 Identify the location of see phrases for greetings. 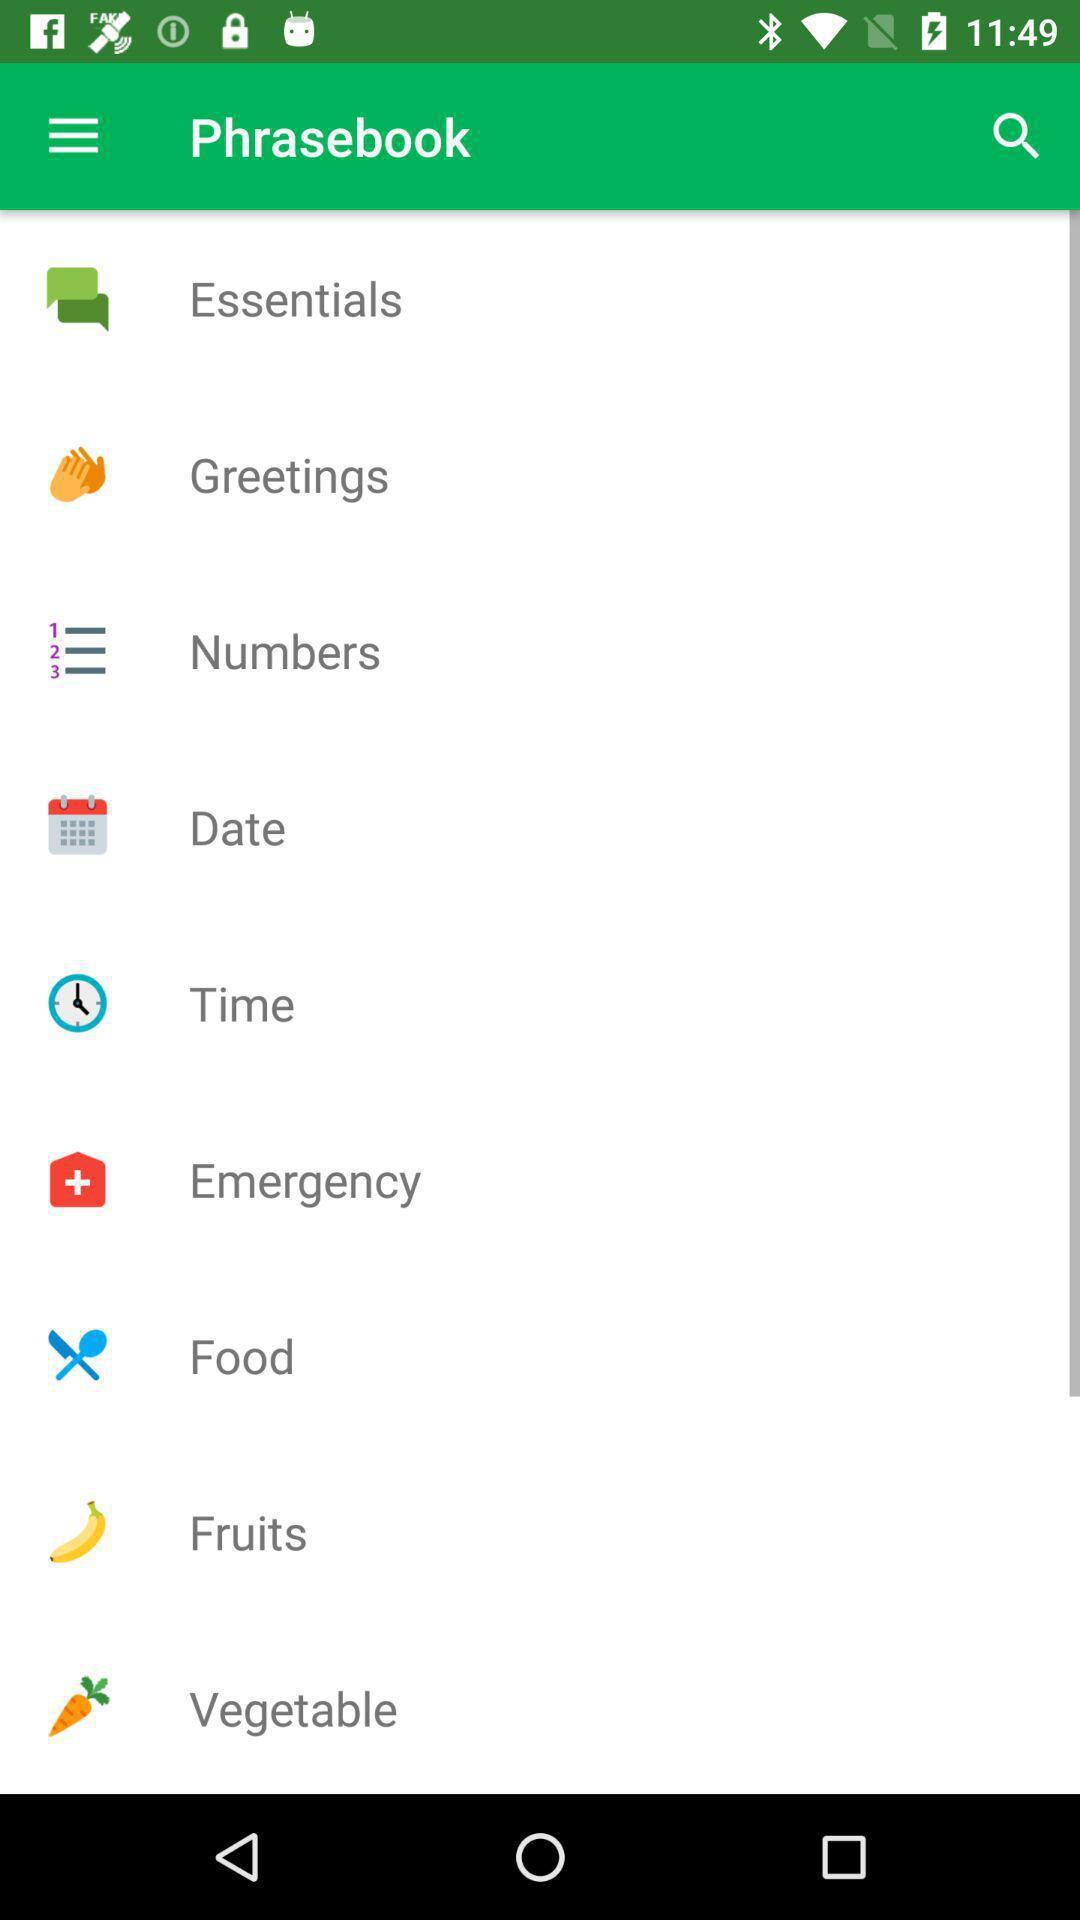
(76, 473).